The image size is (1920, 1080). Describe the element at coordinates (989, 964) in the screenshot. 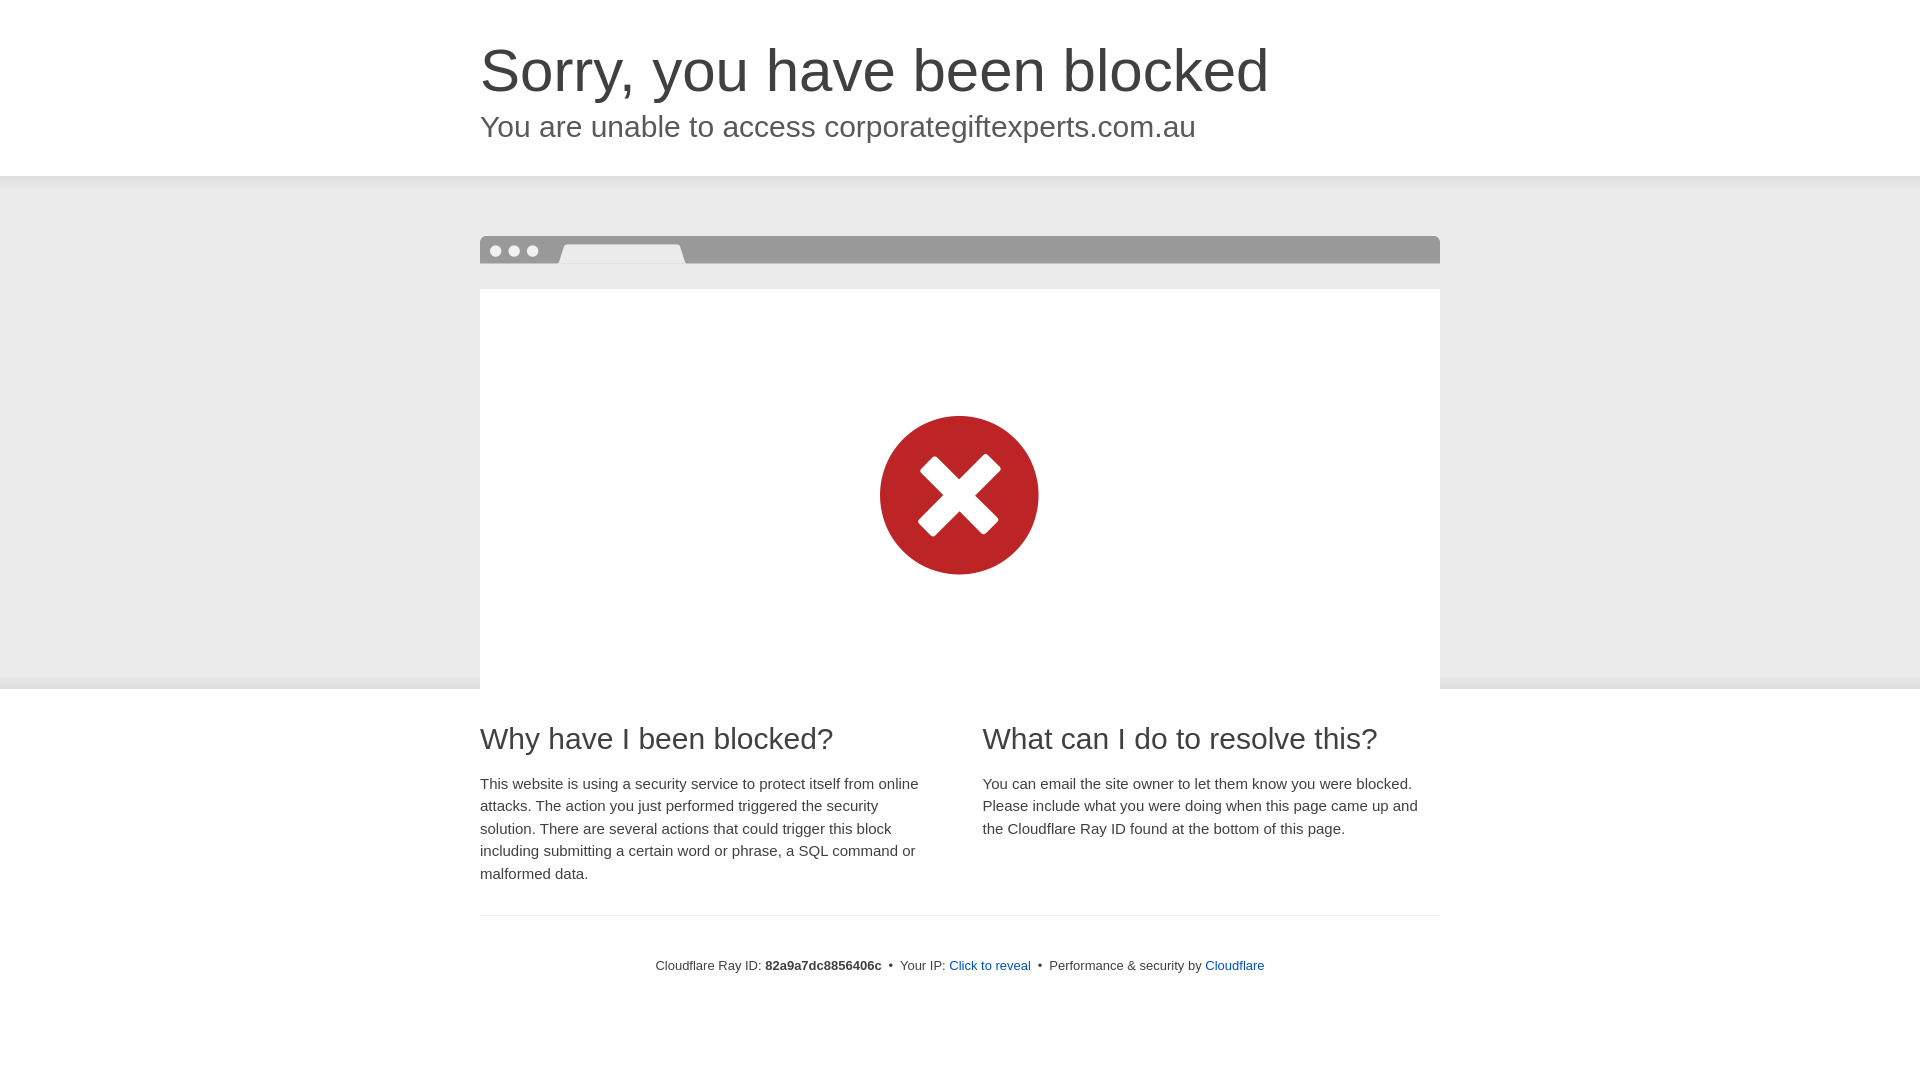

I see `'Click to reveal'` at that location.